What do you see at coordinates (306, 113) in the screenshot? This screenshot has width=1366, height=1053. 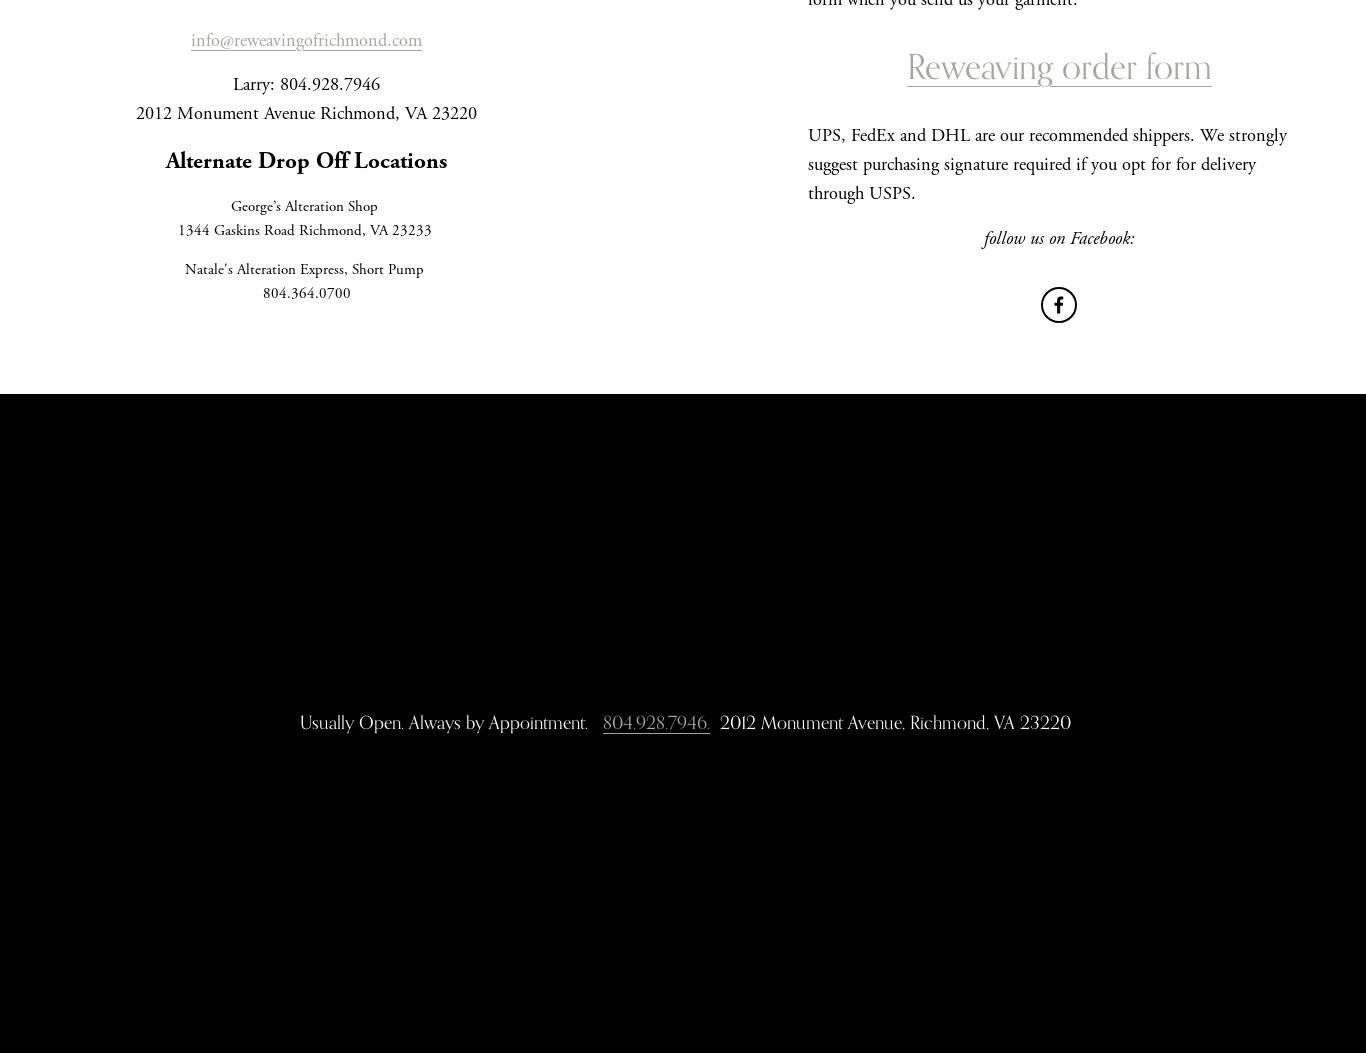 I see `'2012 Monument Avenue Richmond, VA 23220'` at bounding box center [306, 113].